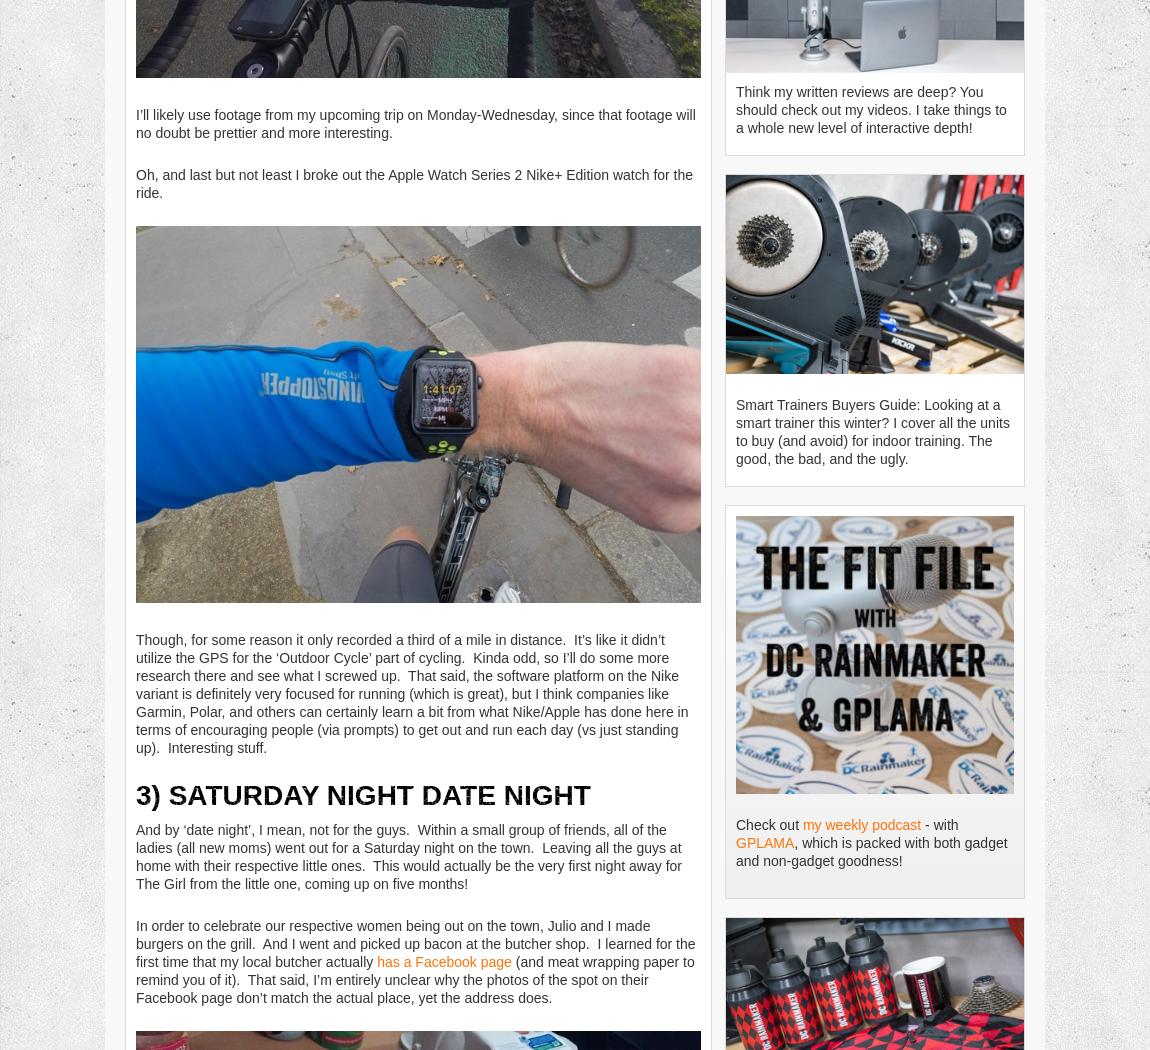 The height and width of the screenshot is (1050, 1150). I want to click on 'my weekly podcast', so click(860, 823).